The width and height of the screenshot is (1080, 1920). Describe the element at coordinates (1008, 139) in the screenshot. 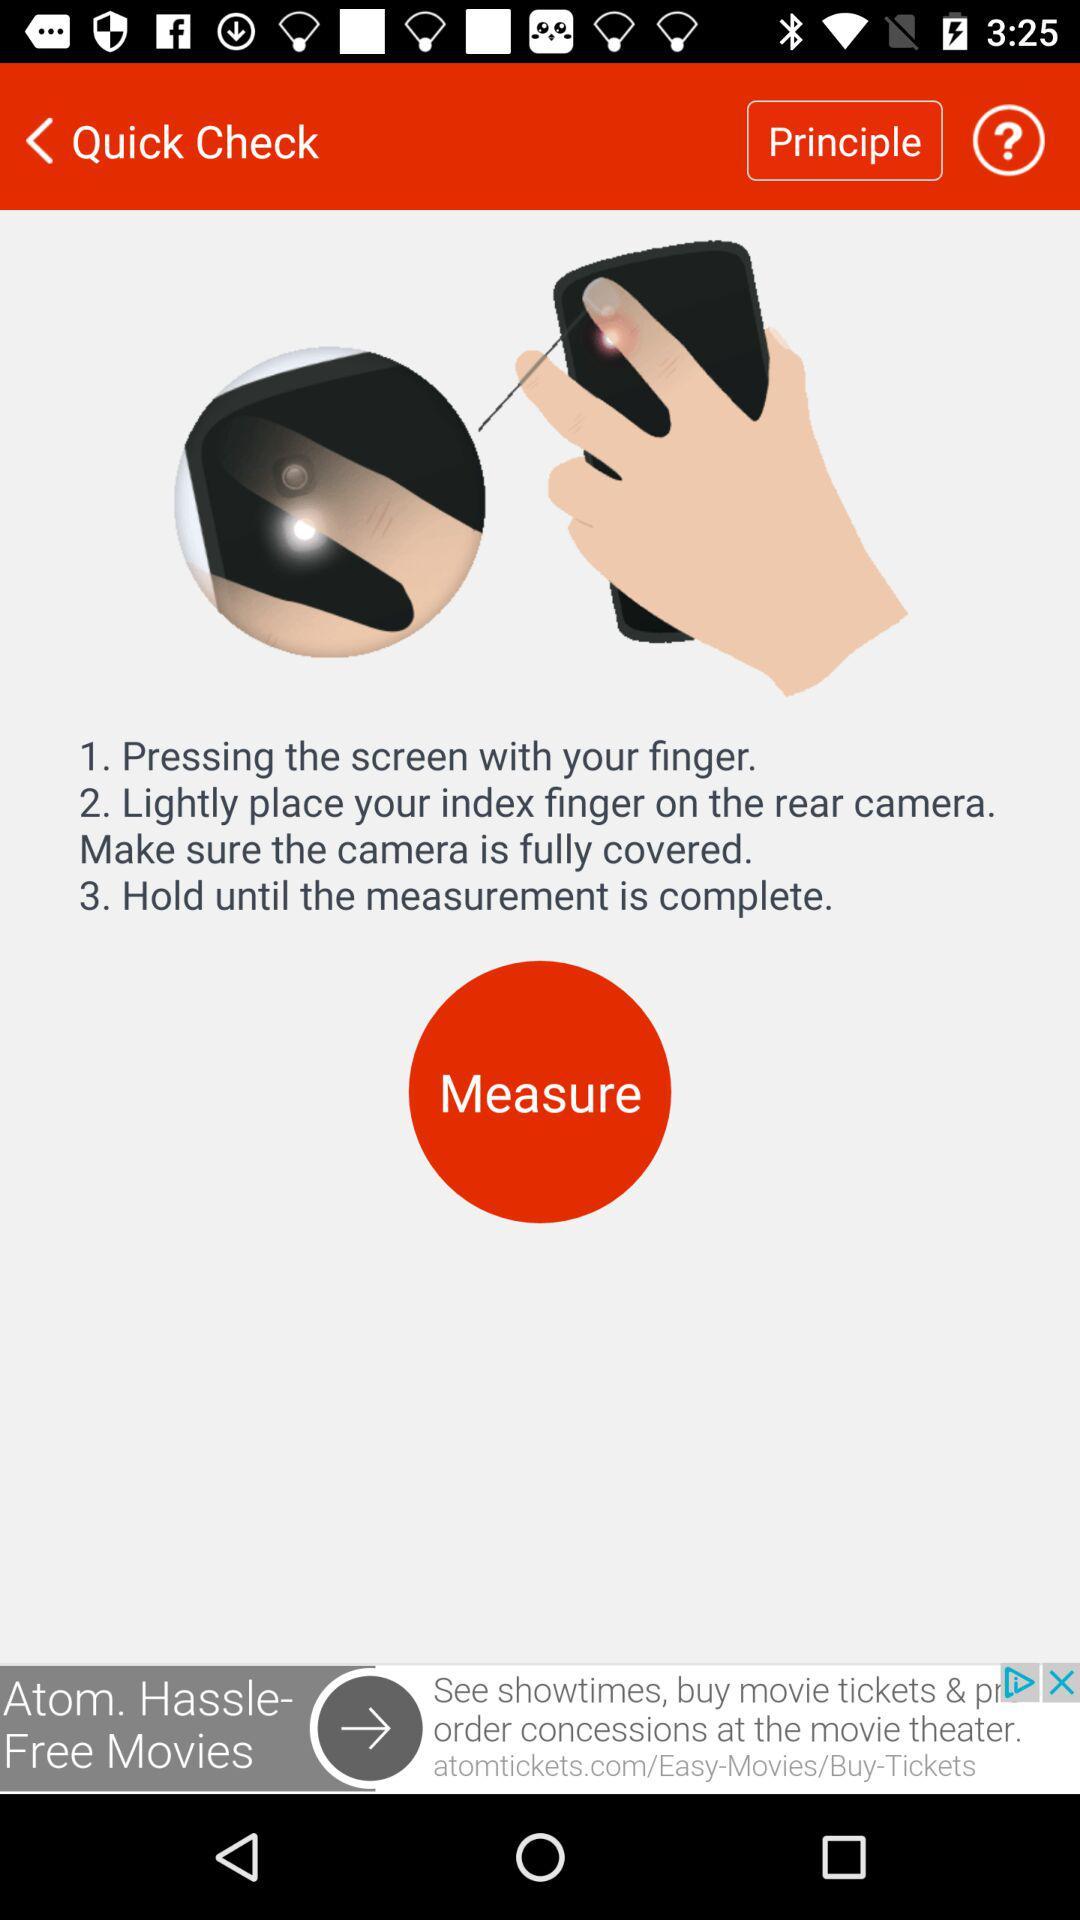

I see `get help` at that location.